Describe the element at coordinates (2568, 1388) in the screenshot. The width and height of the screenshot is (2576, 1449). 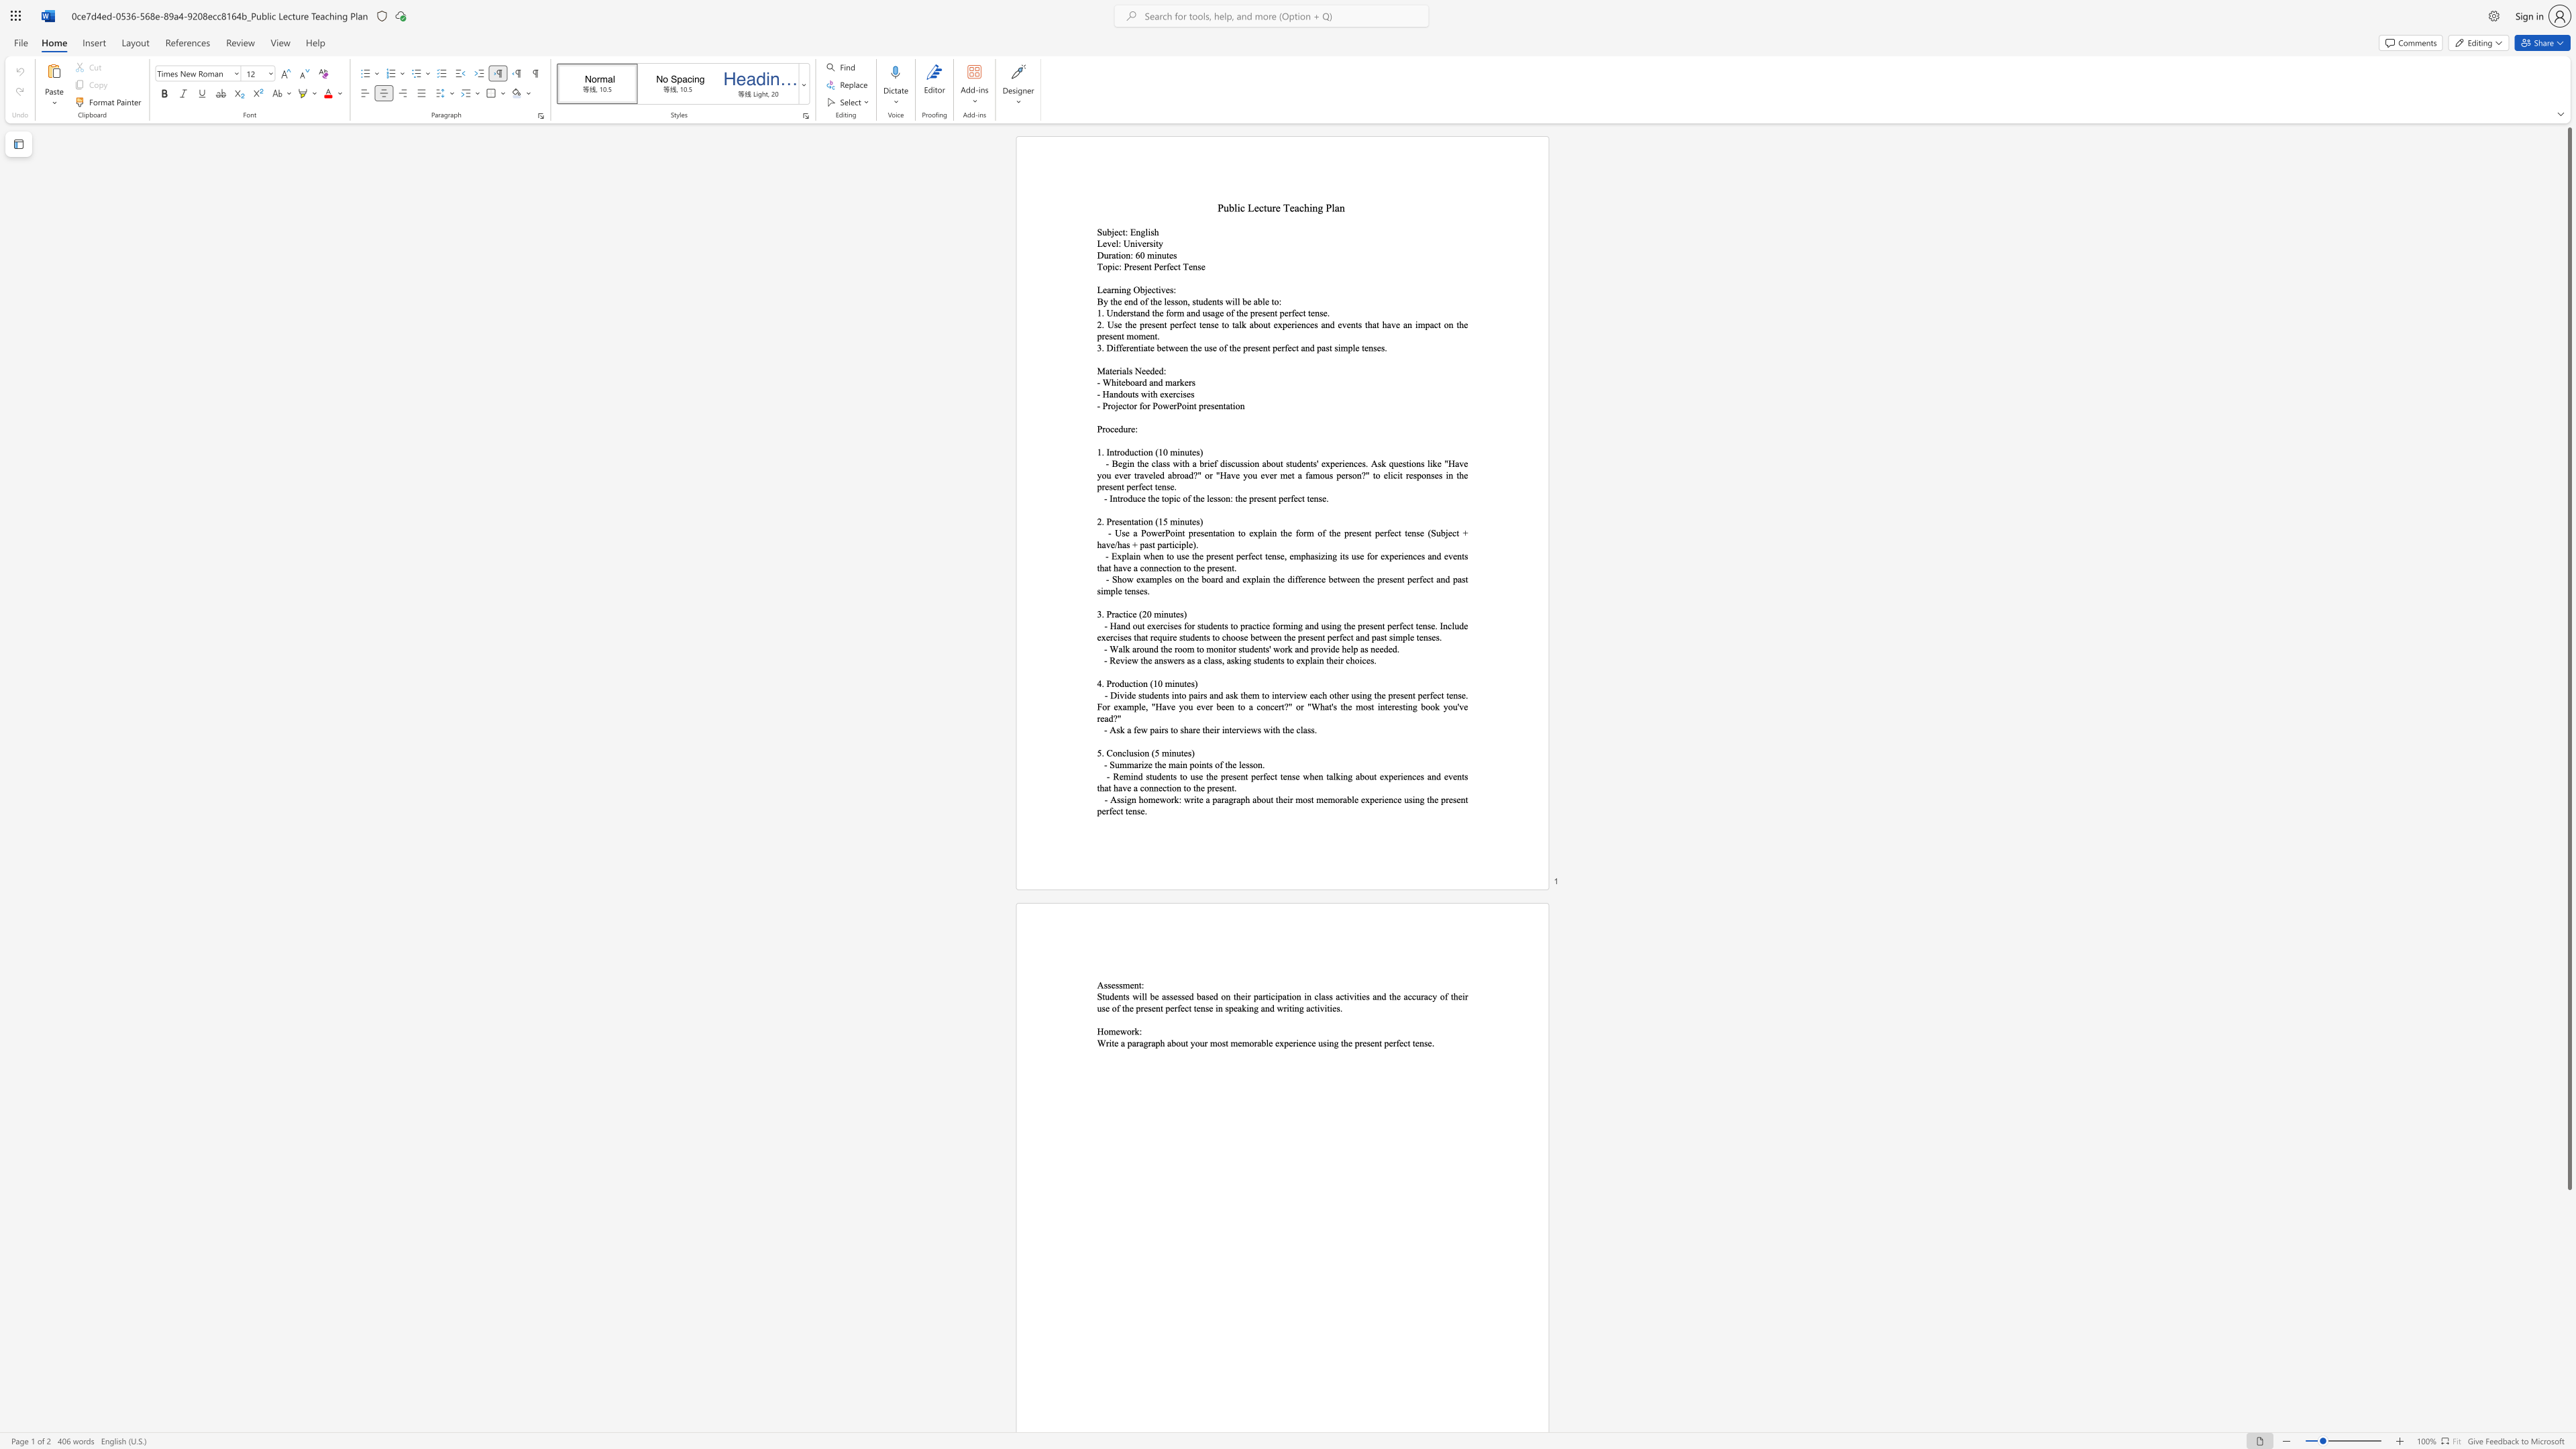
I see `the scrollbar to move the page down` at that location.